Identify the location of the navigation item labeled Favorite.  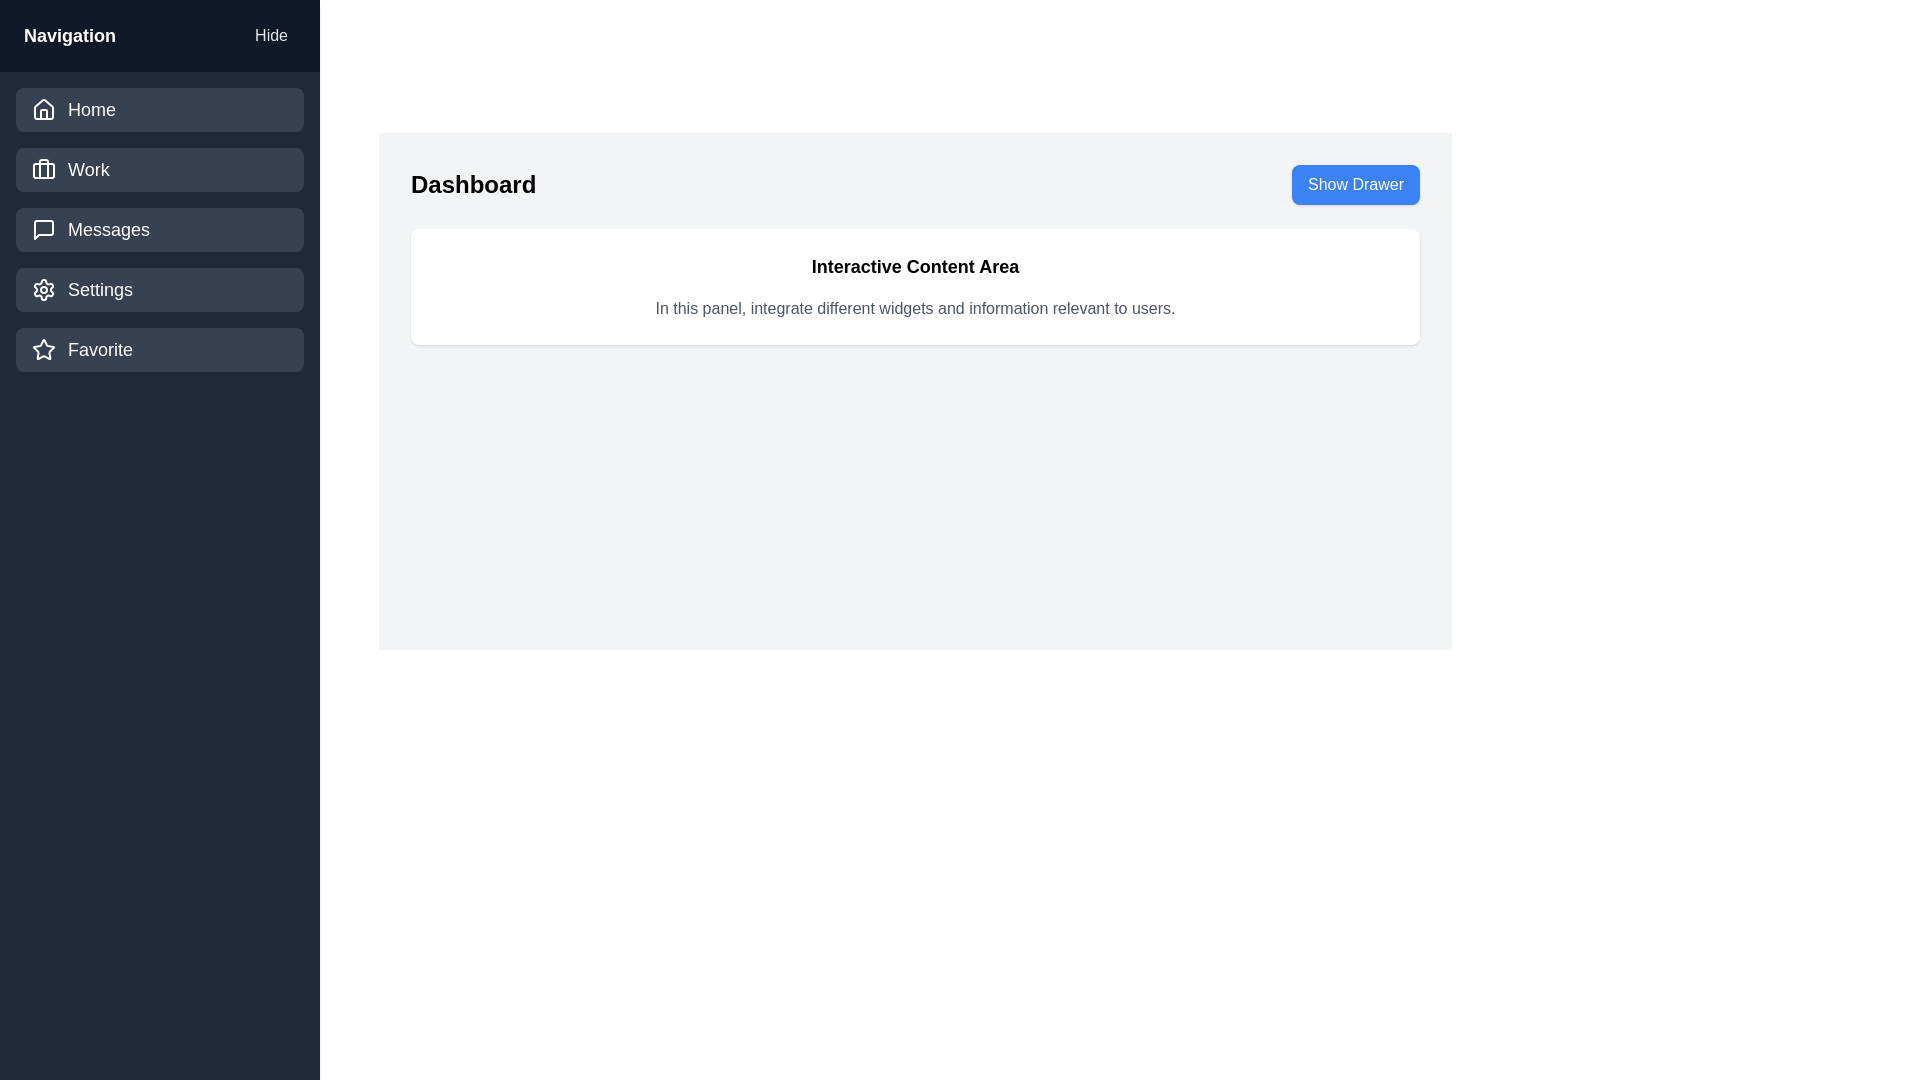
(158, 349).